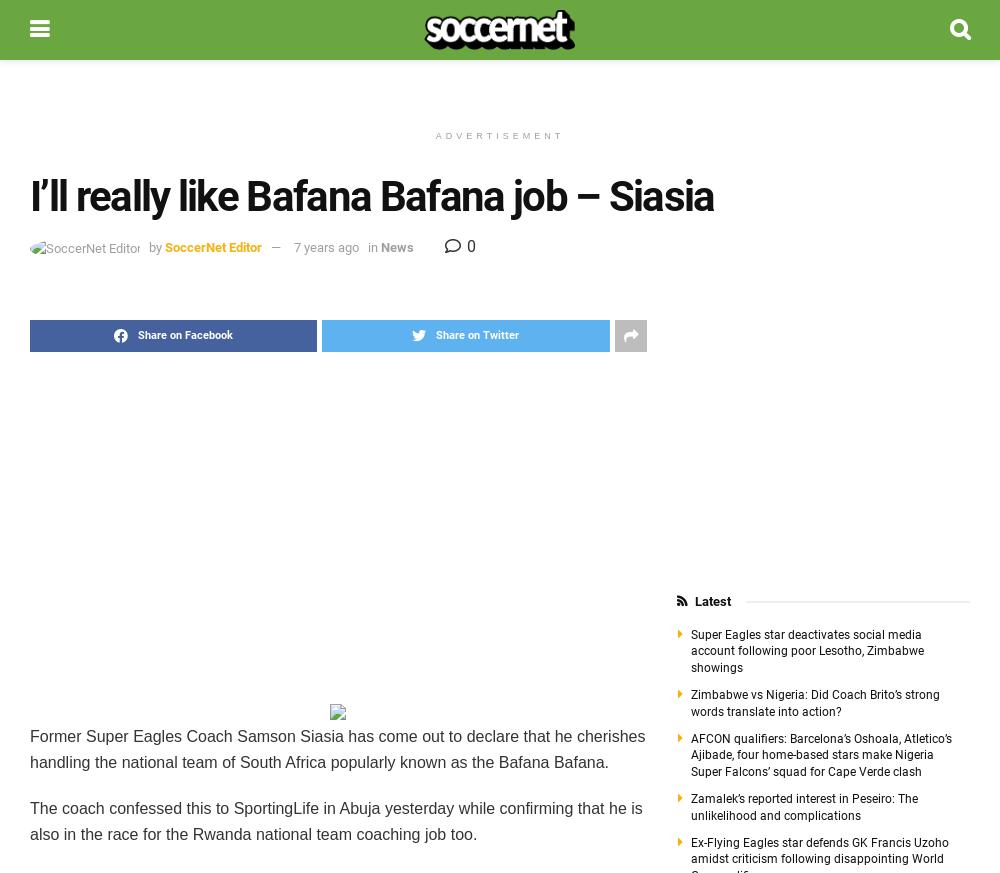 The height and width of the screenshot is (873, 1000). Describe the element at coordinates (819, 753) in the screenshot. I see `'AFCON qualifiers: Barcelona’s Oshoala, Atletico’s Ajibade, four home-based stars make Nigeria Super Falcons’ squad for Cape Verde clash'` at that location.